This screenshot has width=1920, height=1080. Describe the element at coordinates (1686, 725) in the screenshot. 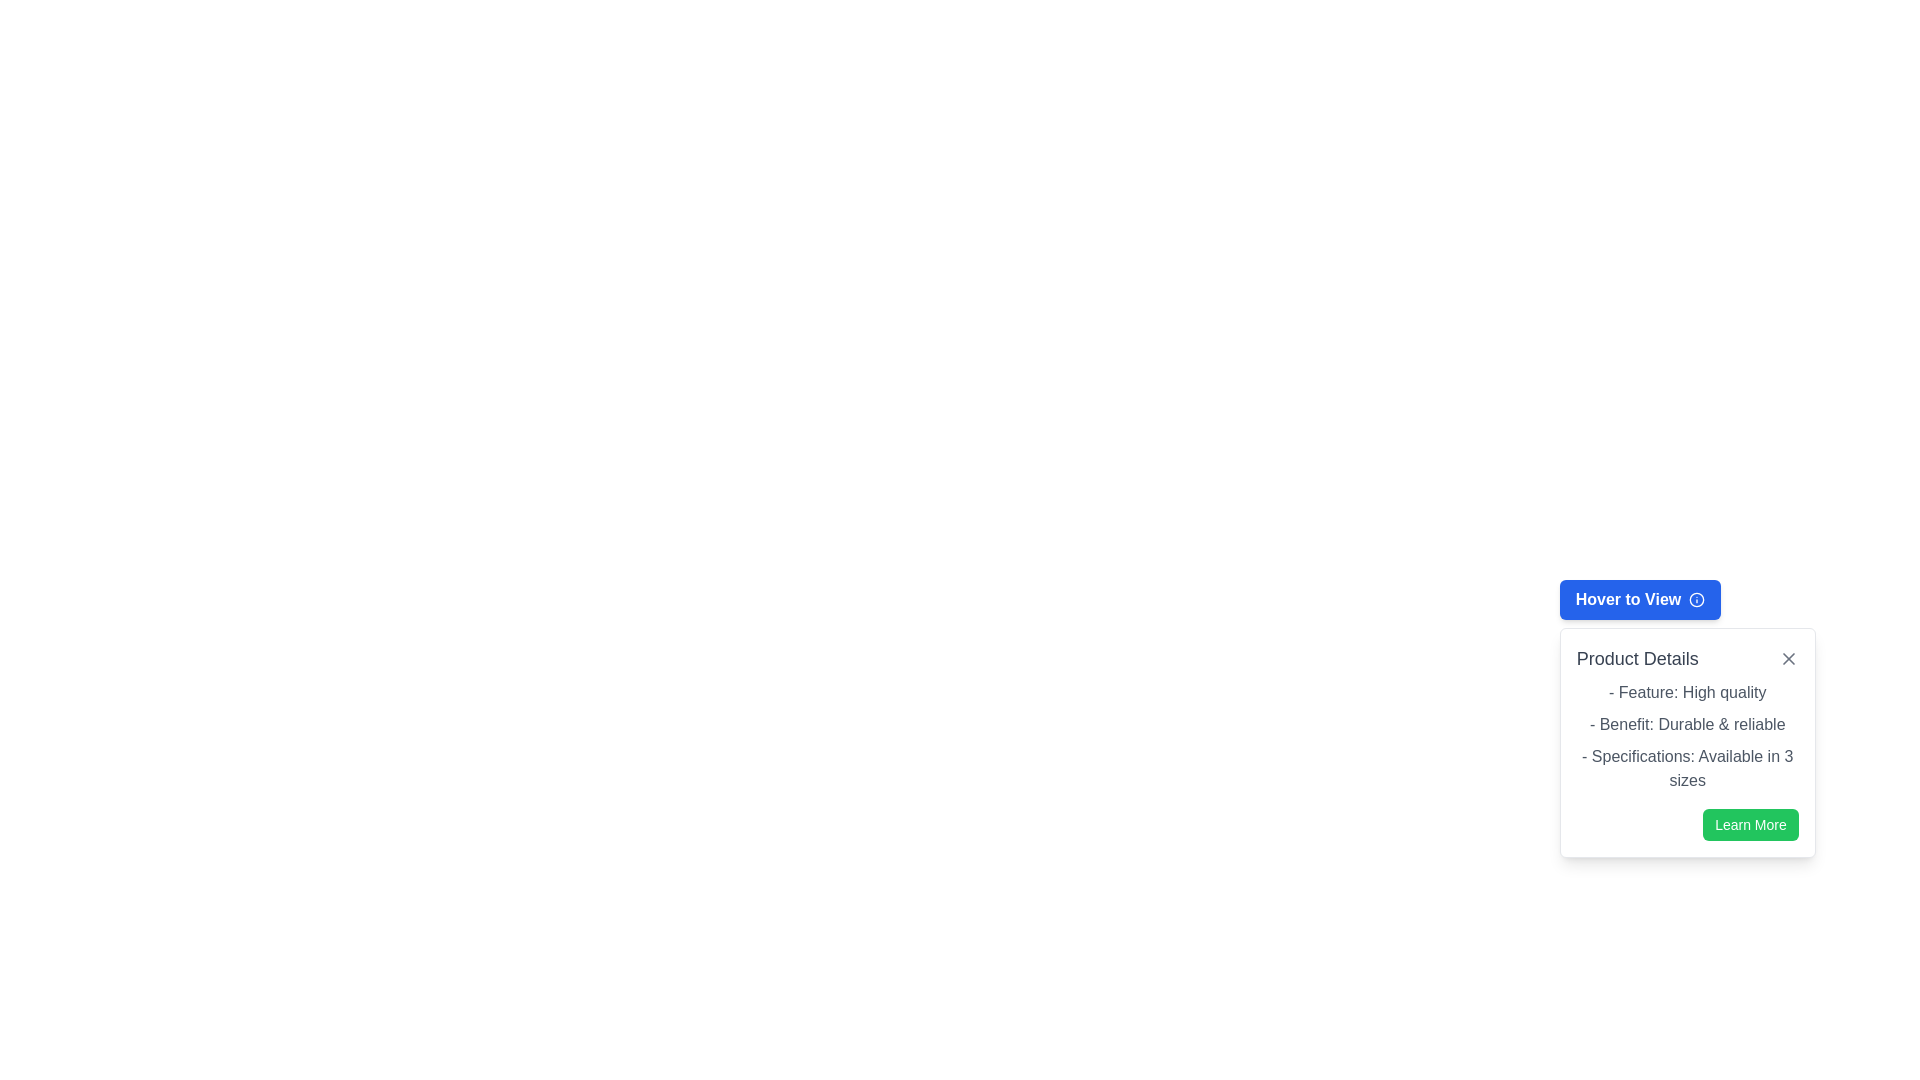

I see `the second text entry in the 'Product Details' section, which describes a product benefit, located between '- Feature: High quality' and '- Specifications: Available in 3 sizes'` at that location.